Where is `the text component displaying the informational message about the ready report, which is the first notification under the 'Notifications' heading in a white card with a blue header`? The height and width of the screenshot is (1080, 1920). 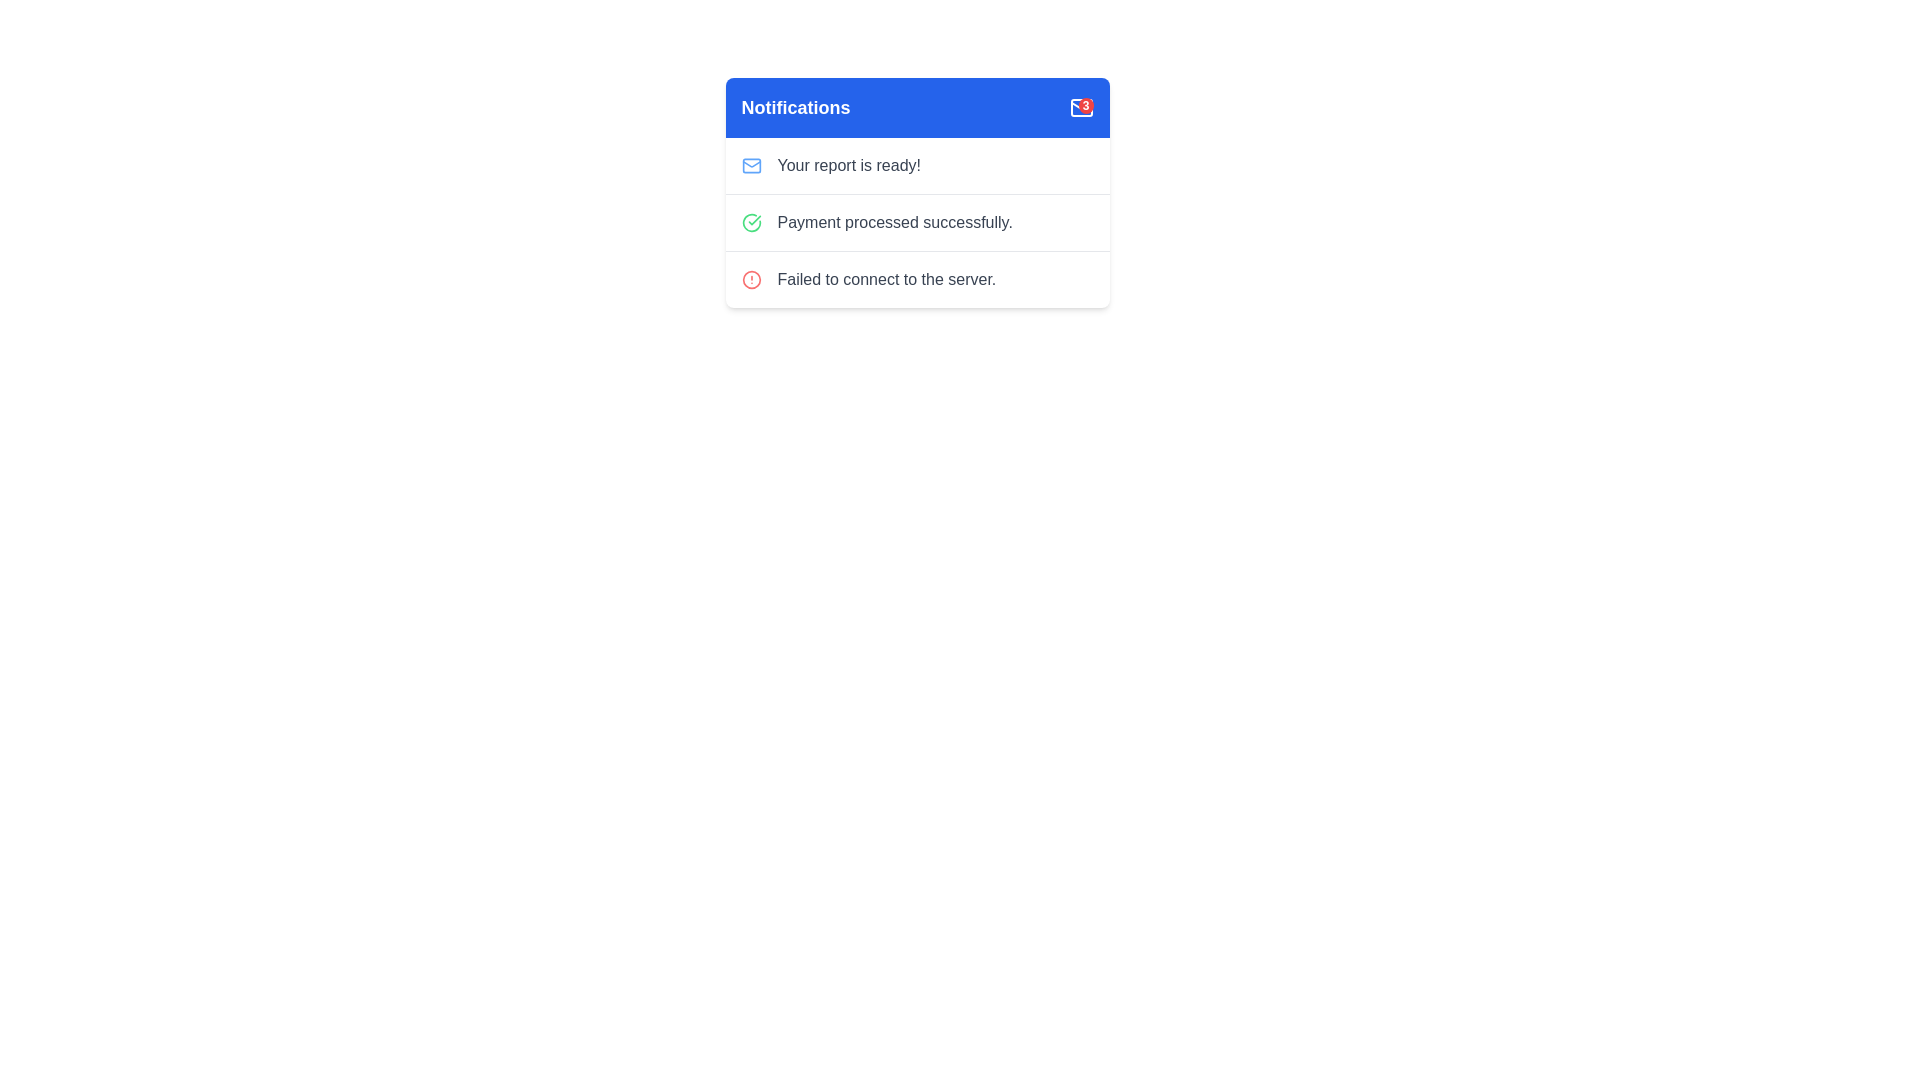
the text component displaying the informational message about the ready report, which is the first notification under the 'Notifications' heading in a white card with a blue header is located at coordinates (849, 164).